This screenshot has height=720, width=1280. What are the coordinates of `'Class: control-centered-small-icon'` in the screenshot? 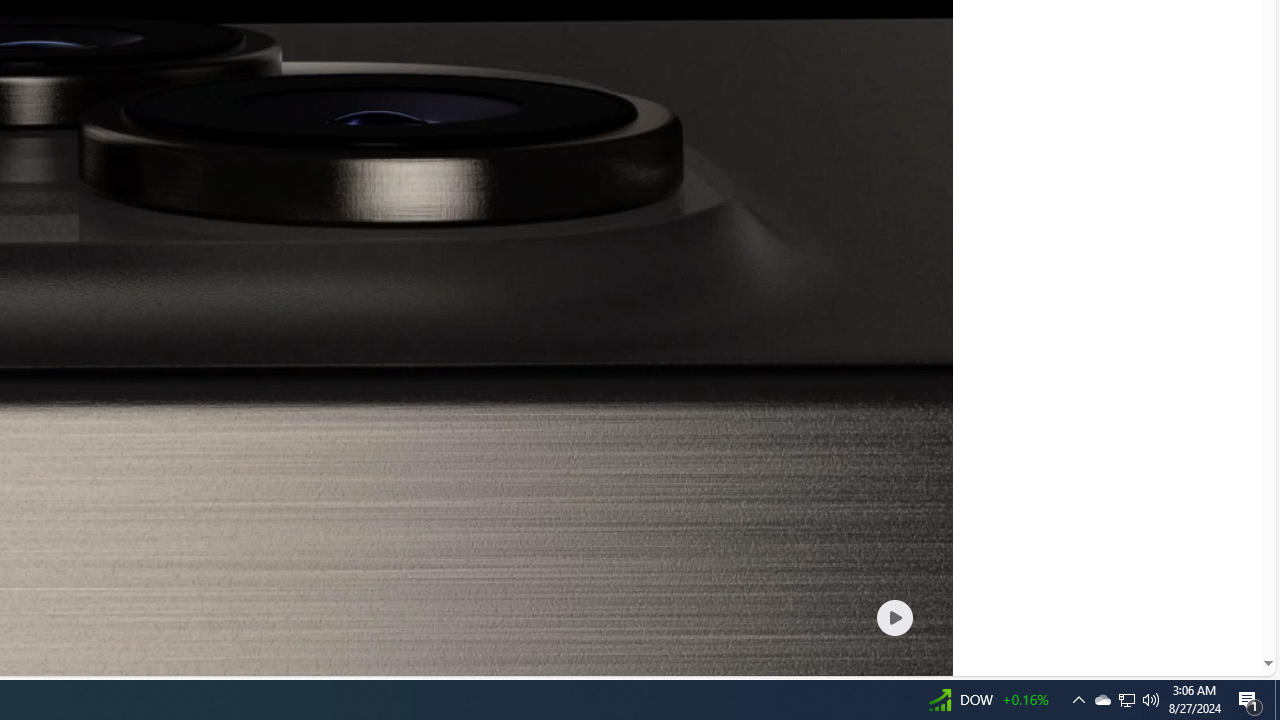 It's located at (893, 616).